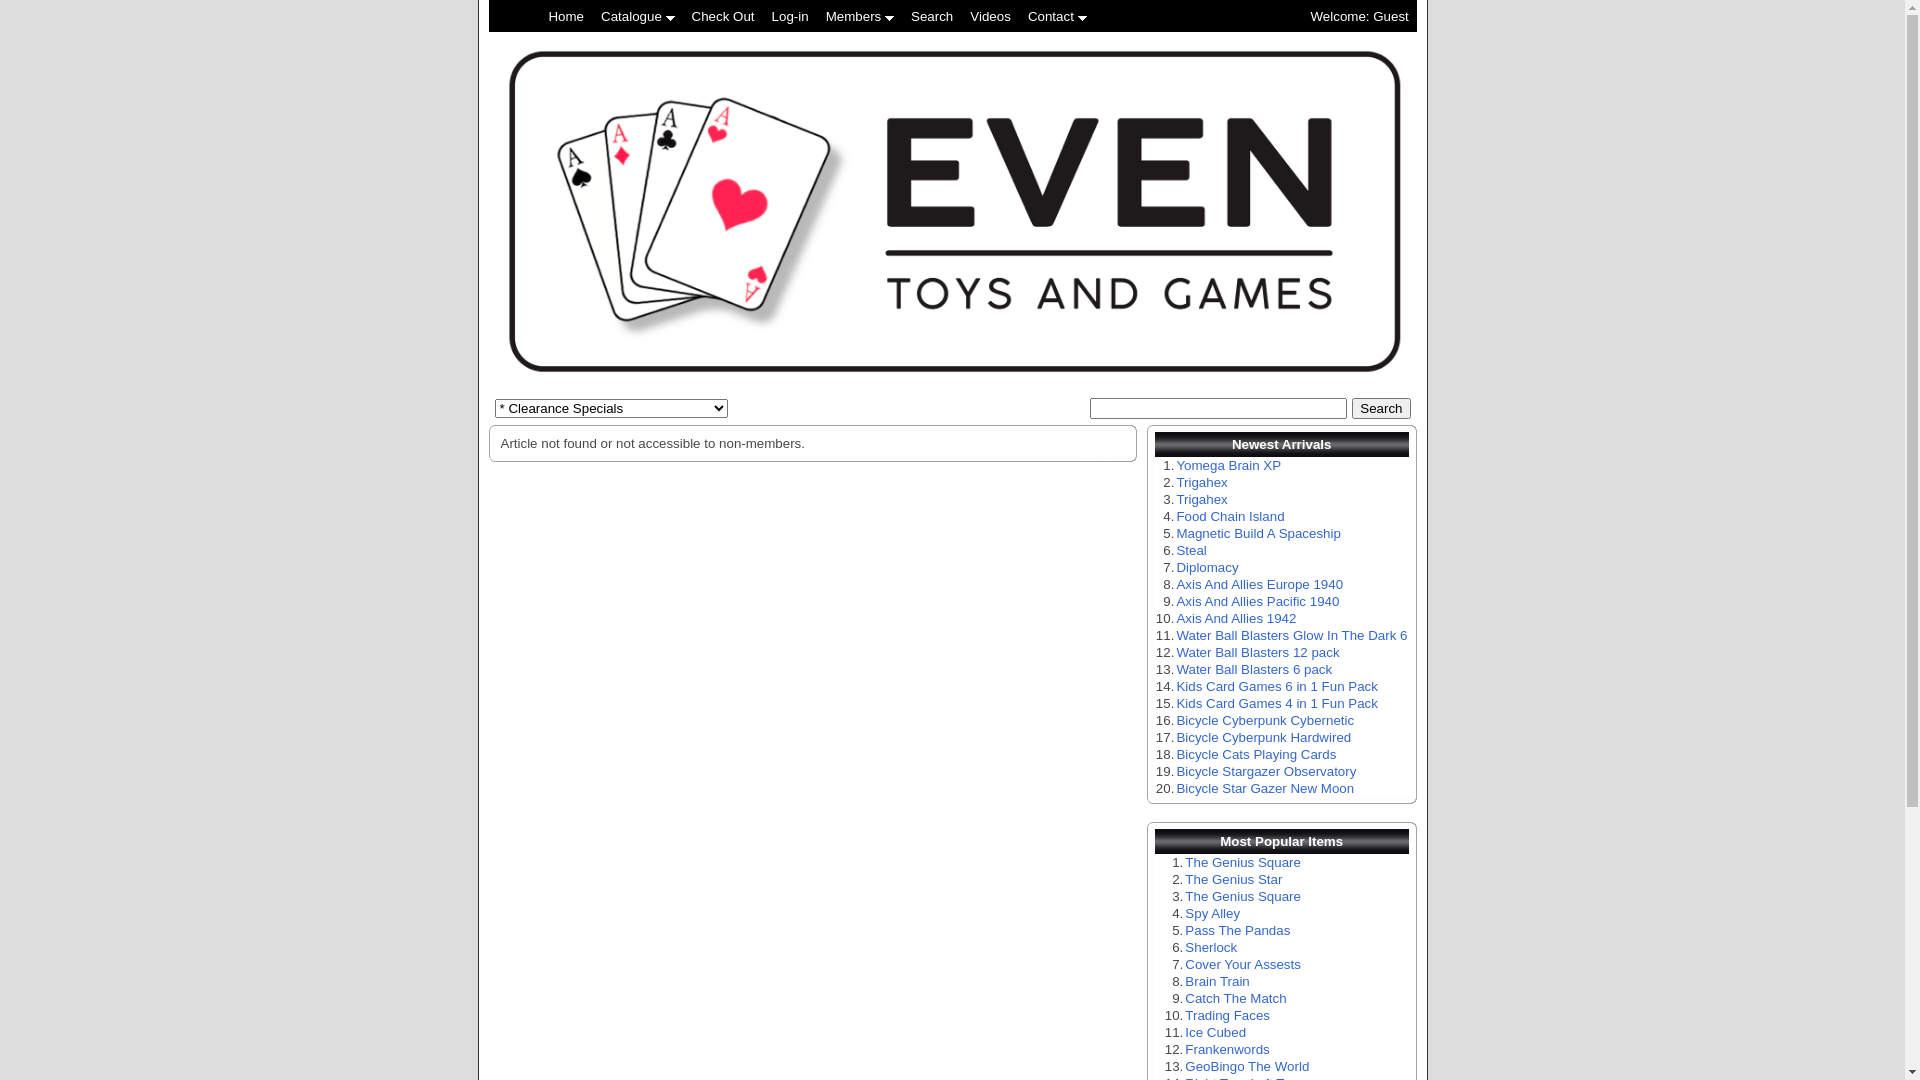 The height and width of the screenshot is (1080, 1920). What do you see at coordinates (859, 16) in the screenshot?
I see `'Members'` at bounding box center [859, 16].